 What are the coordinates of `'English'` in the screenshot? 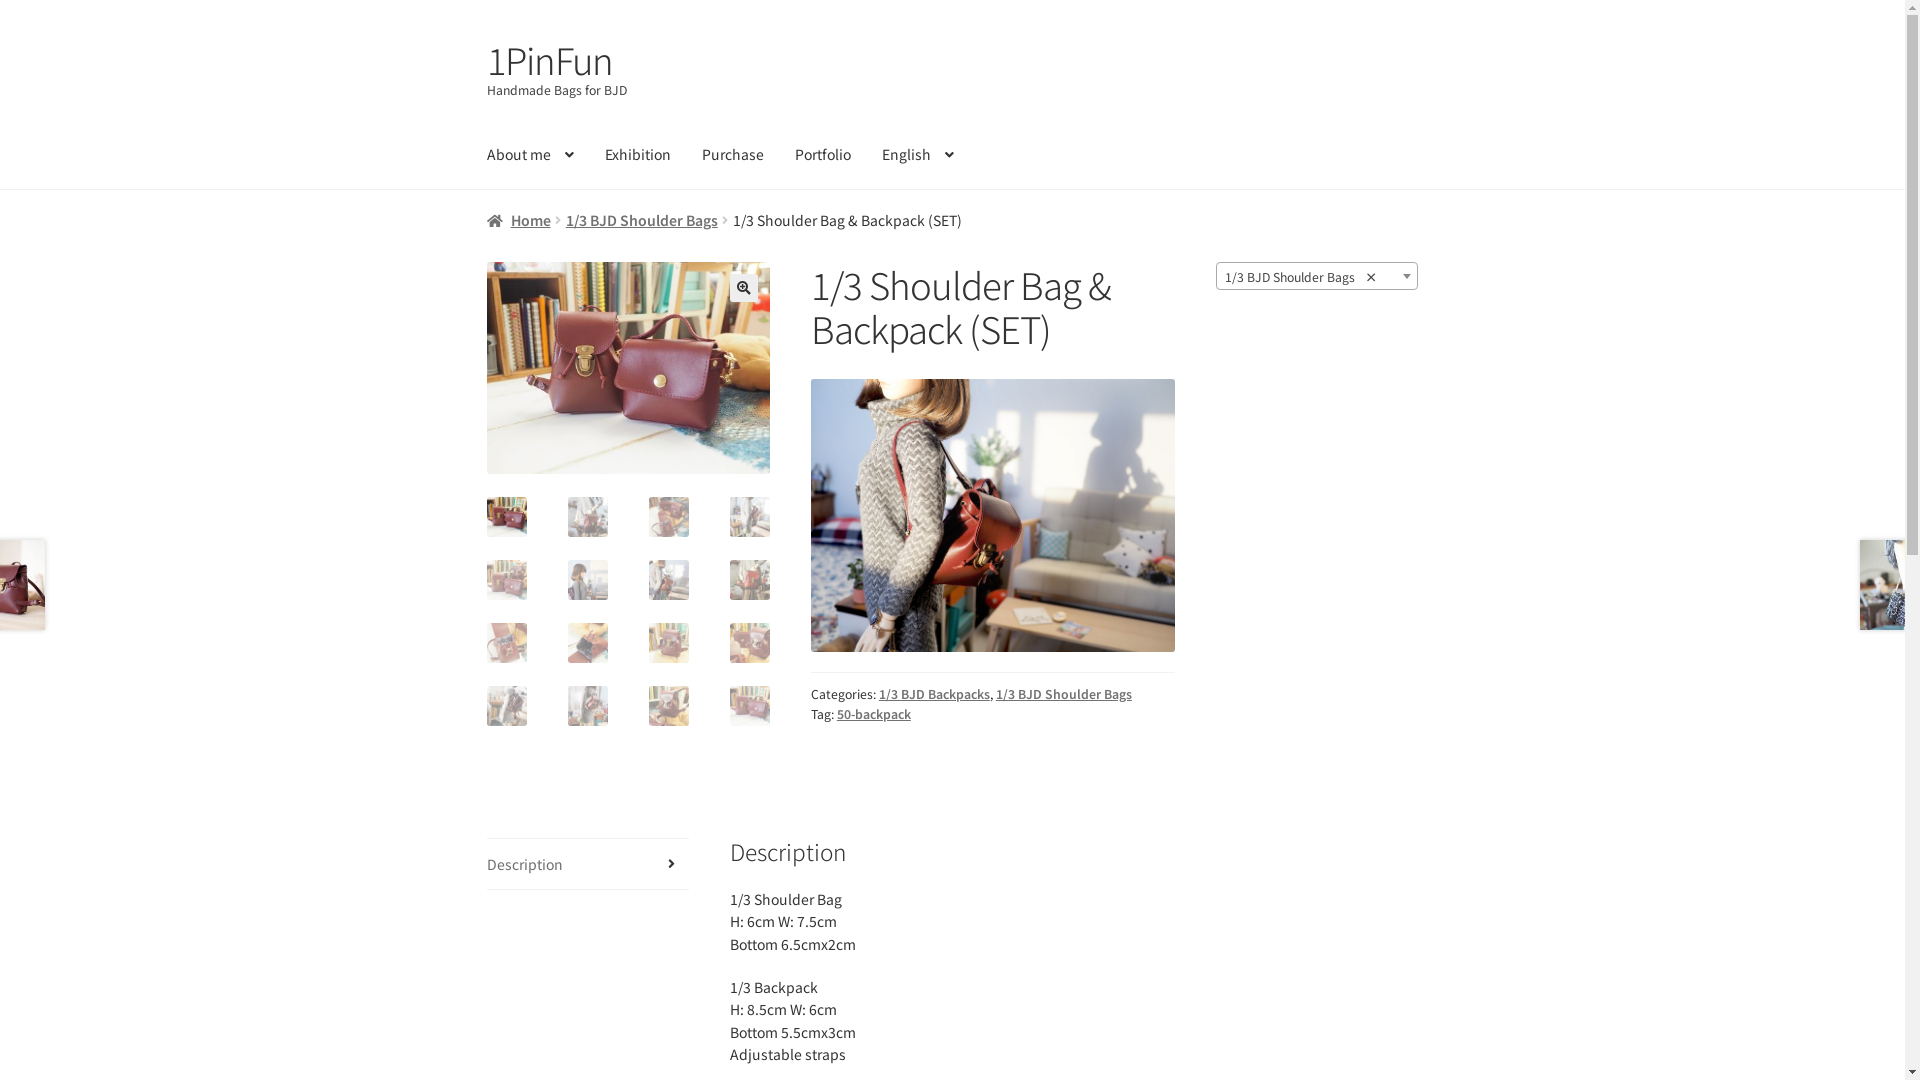 It's located at (916, 153).